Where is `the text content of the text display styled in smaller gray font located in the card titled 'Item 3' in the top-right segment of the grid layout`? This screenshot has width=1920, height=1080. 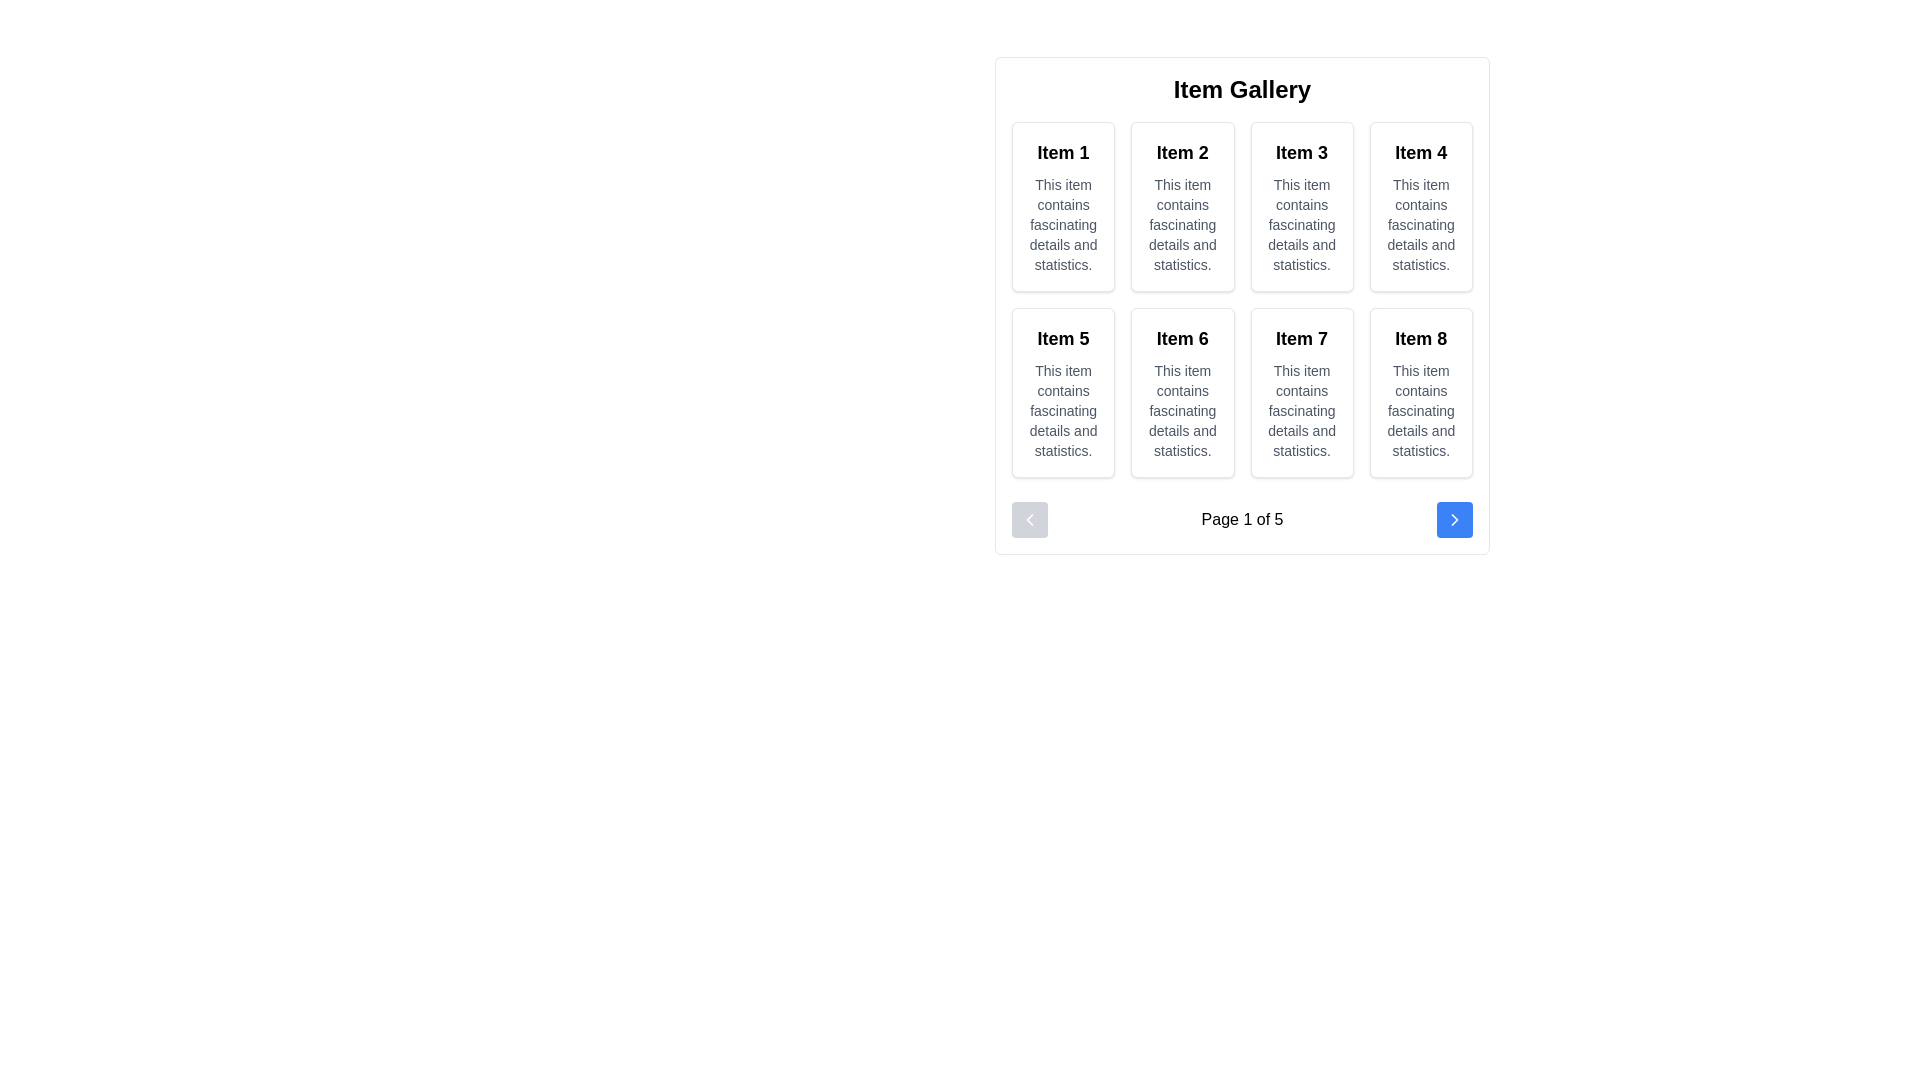
the text content of the text display styled in smaller gray font located in the card titled 'Item 3' in the top-right segment of the grid layout is located at coordinates (1302, 224).